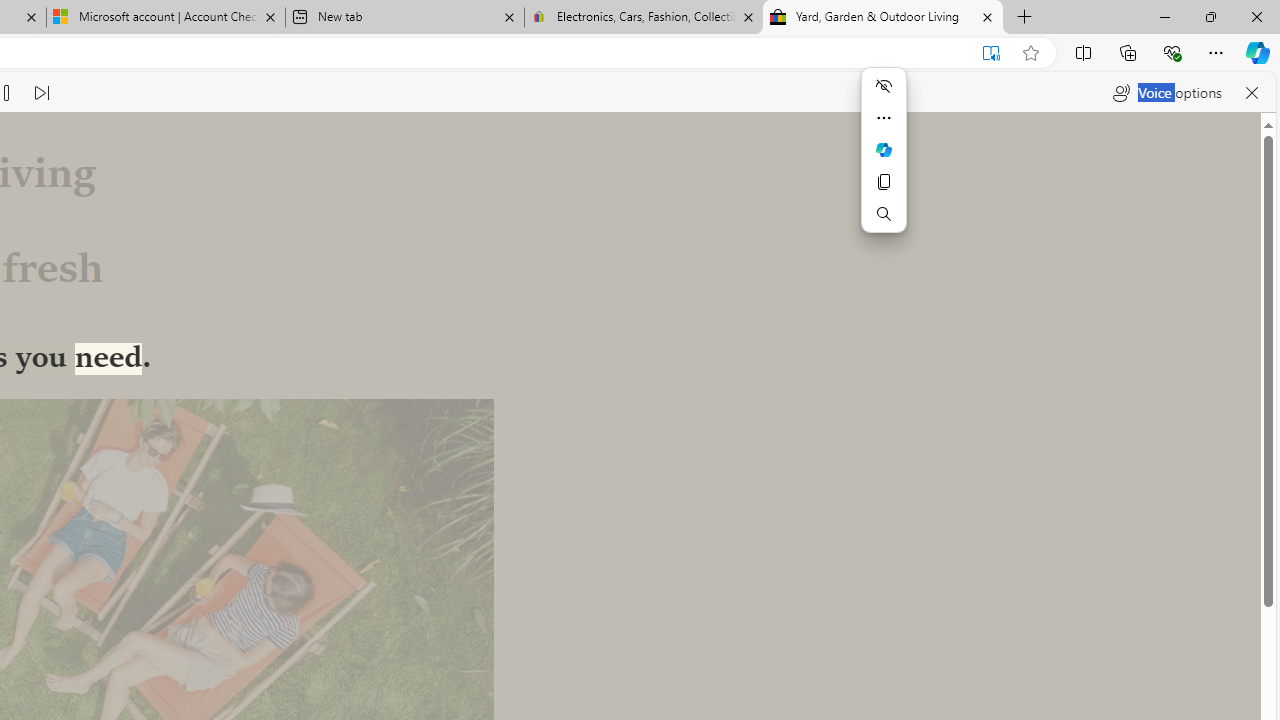 The height and width of the screenshot is (720, 1280). I want to click on 'Mini menu on text selection', so click(882, 161).